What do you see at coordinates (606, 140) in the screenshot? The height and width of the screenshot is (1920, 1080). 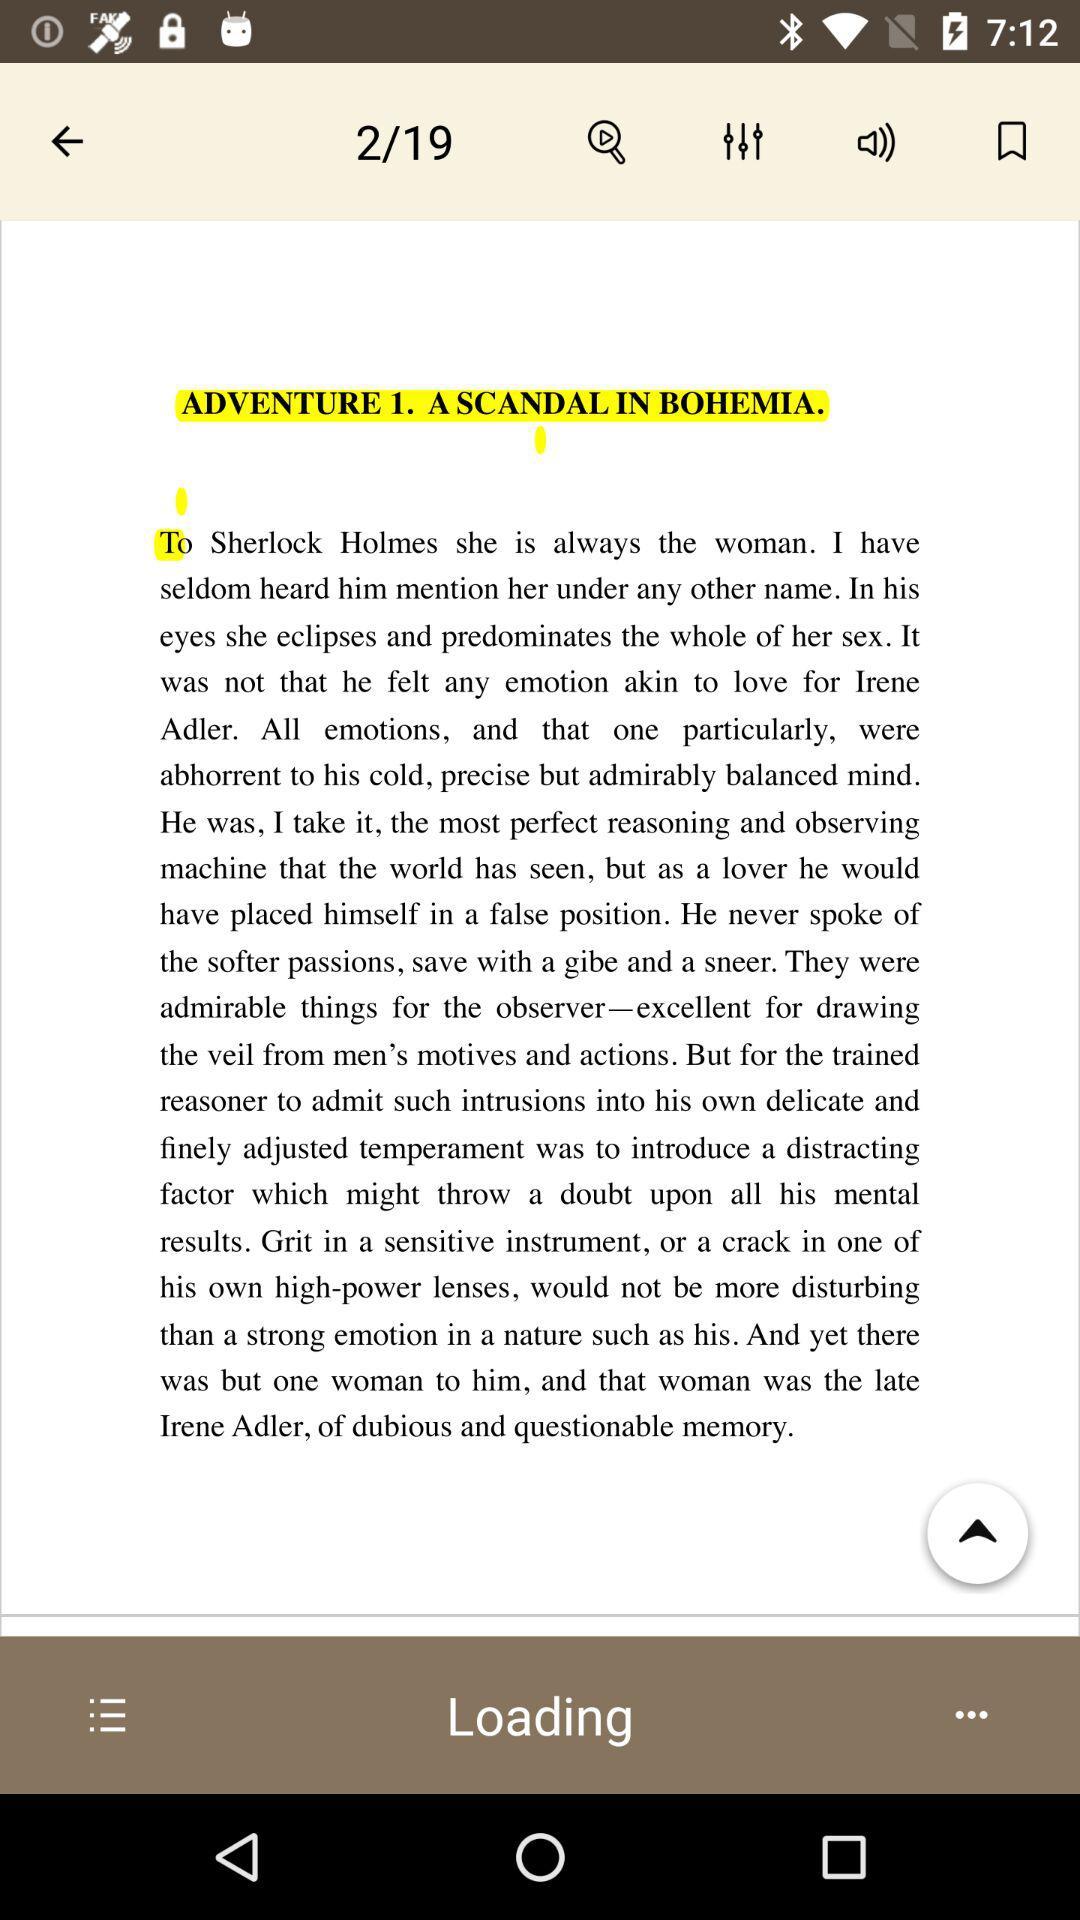 I see `search option` at bounding box center [606, 140].